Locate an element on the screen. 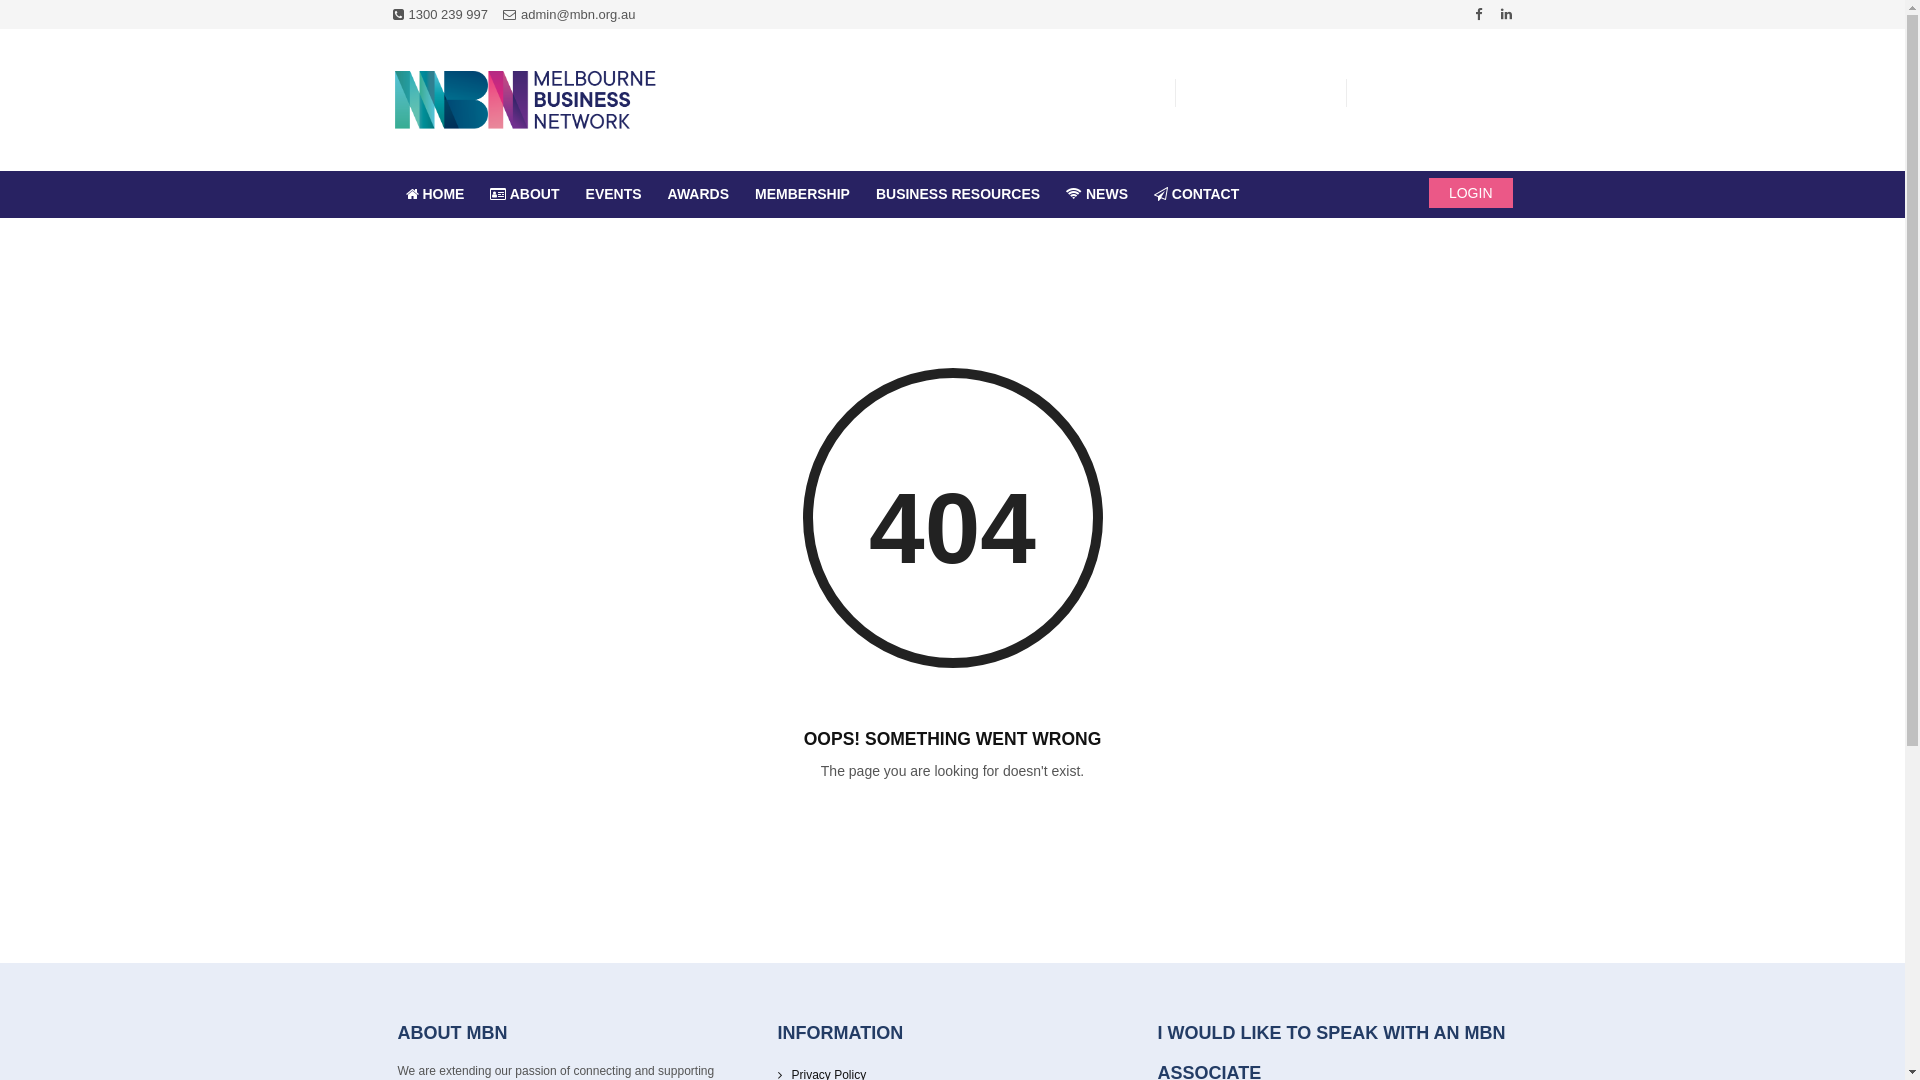  'Become a Member' is located at coordinates (1444, 95).